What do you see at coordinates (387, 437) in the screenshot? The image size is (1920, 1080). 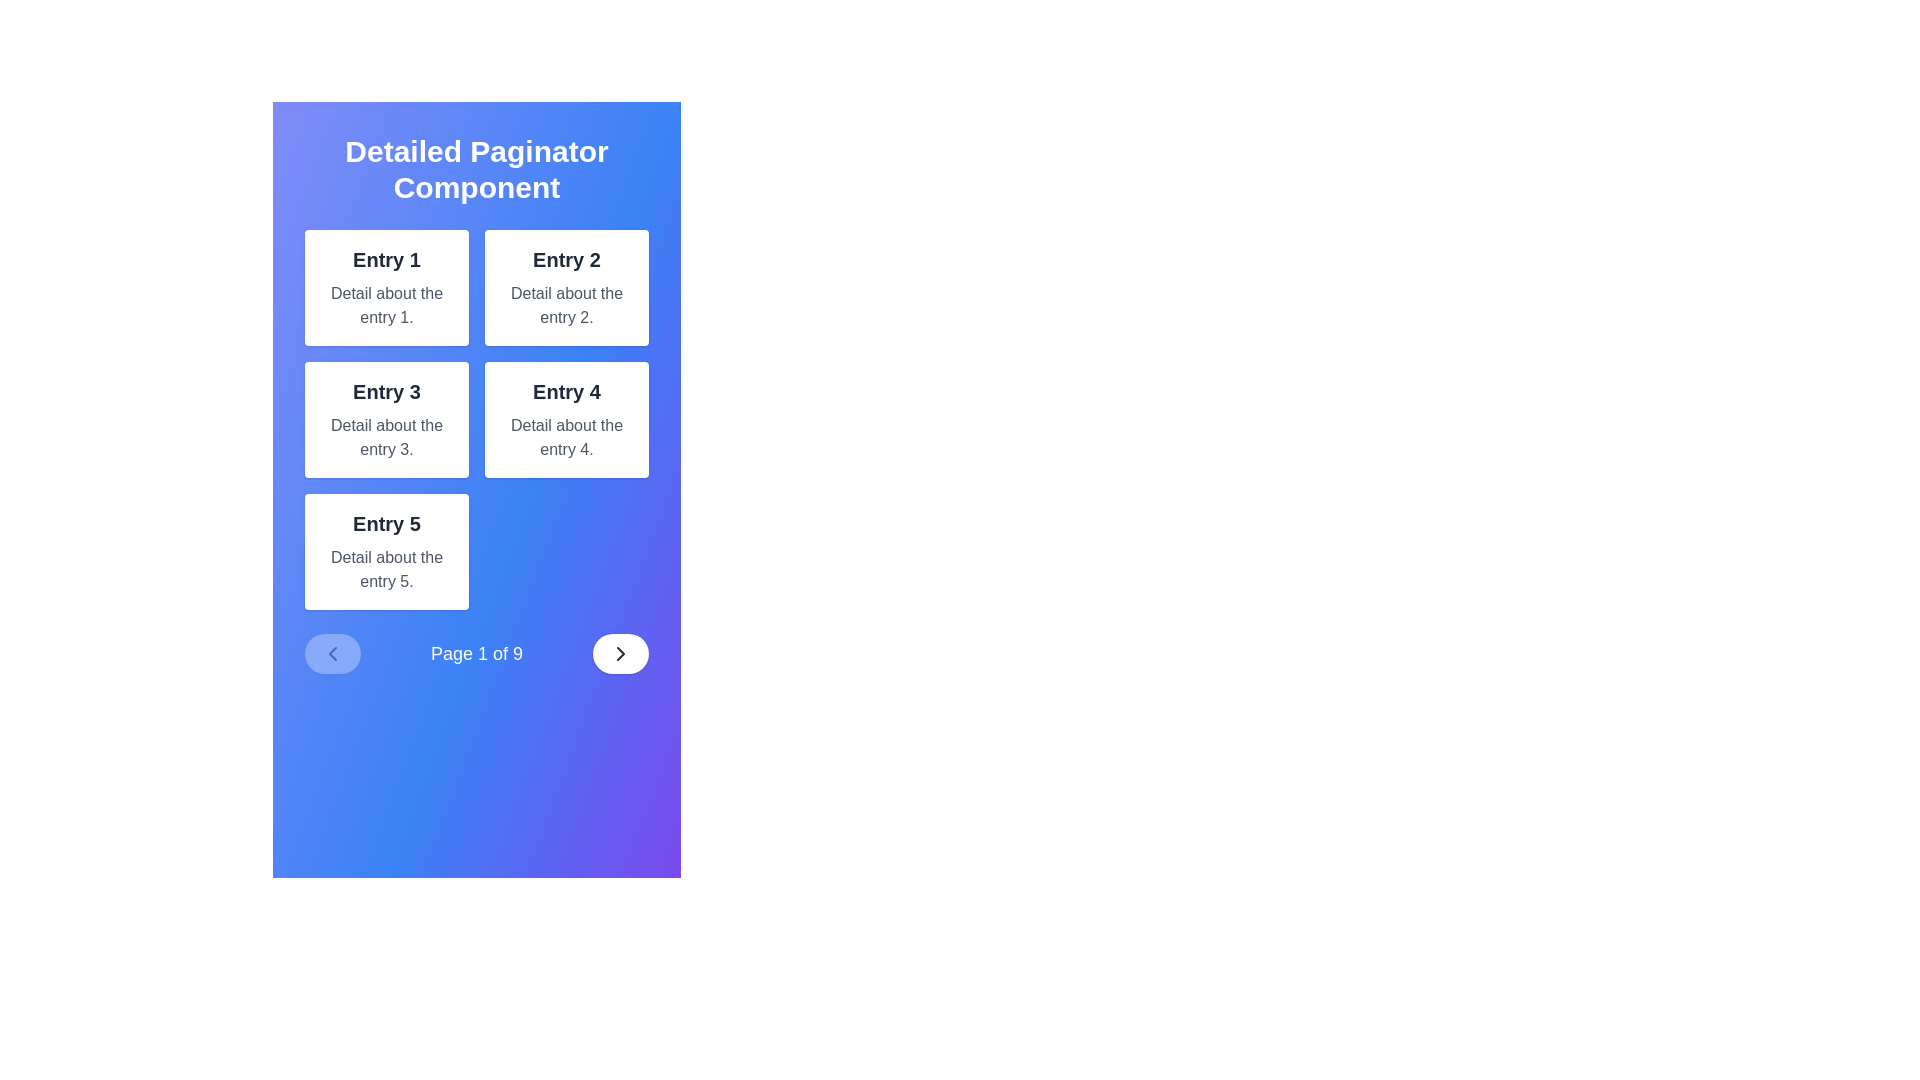 I see `the text element reading 'Detail about the entry 3.' which is styled in muted gray and located inside the card labeled 'Entry 3'` at bounding box center [387, 437].